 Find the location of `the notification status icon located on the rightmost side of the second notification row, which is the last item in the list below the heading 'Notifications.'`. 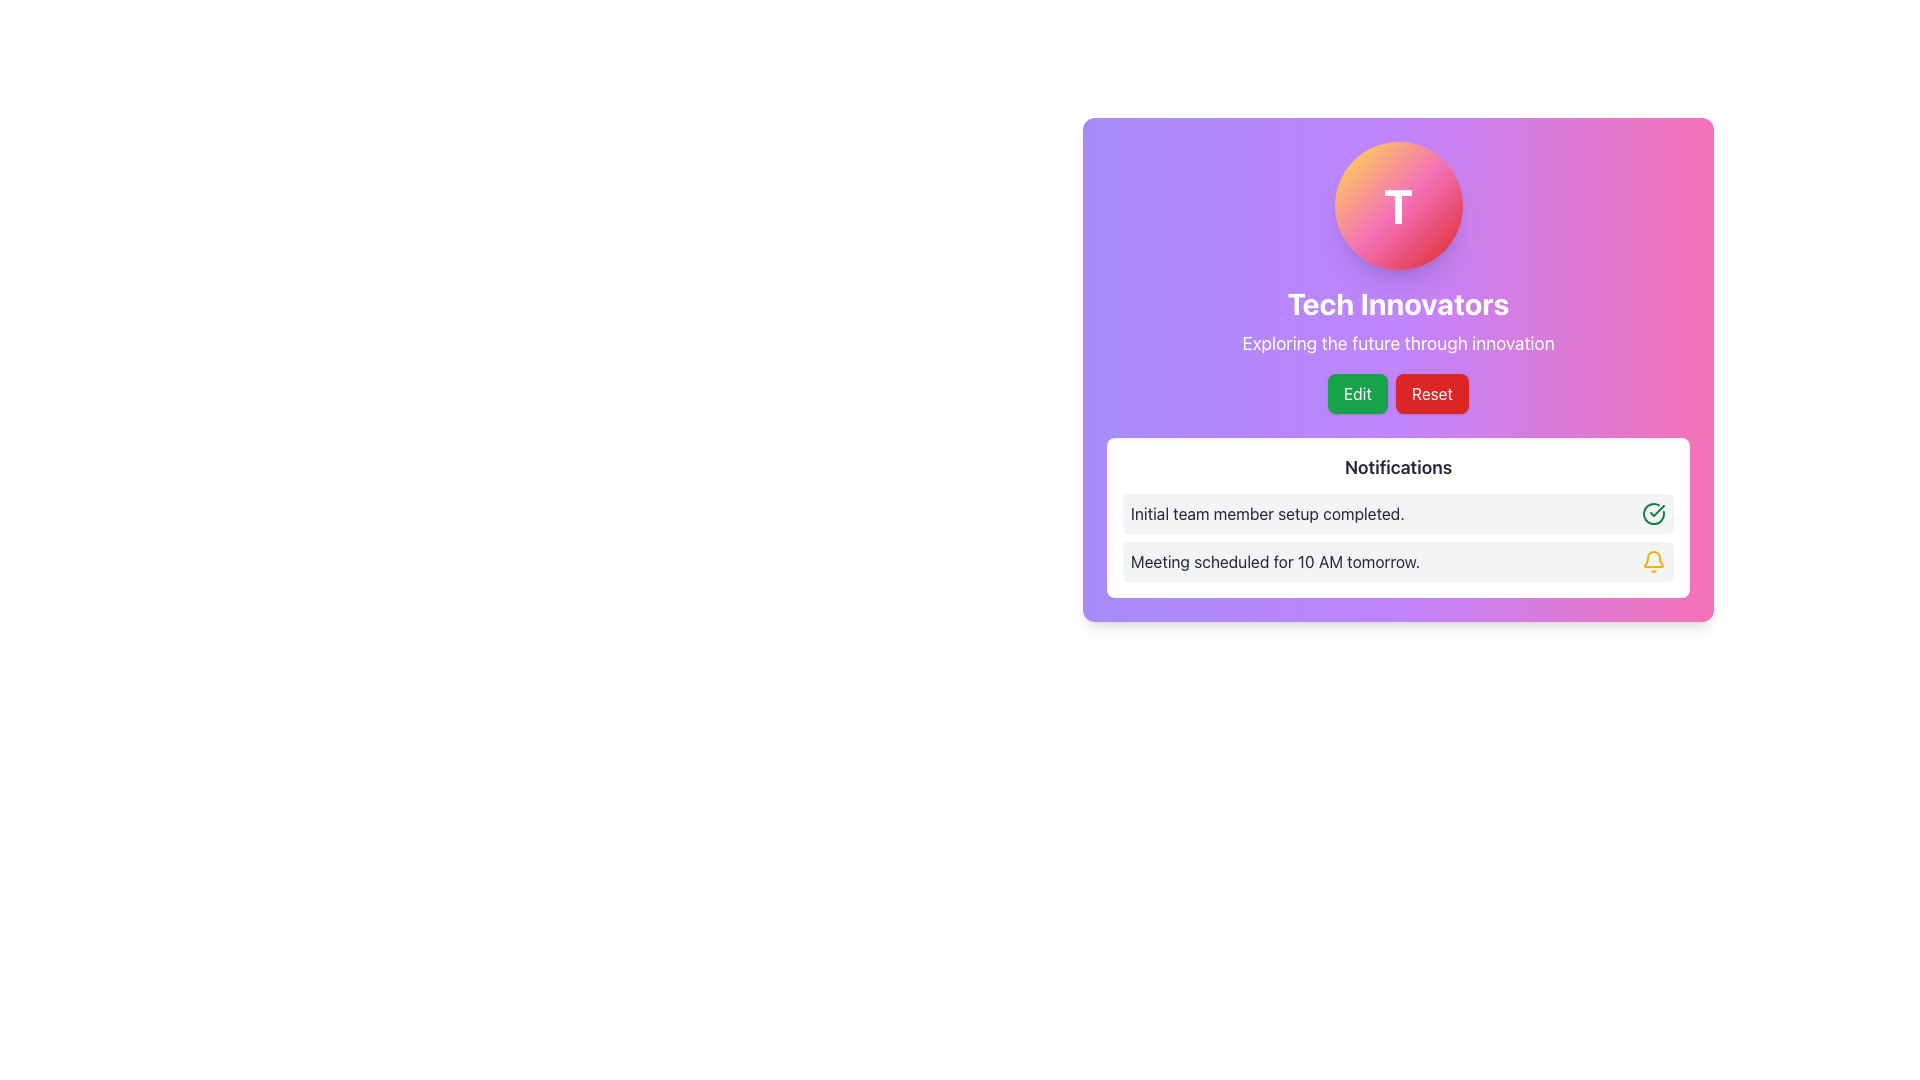

the notification status icon located on the rightmost side of the second notification row, which is the last item in the list below the heading 'Notifications.' is located at coordinates (1654, 559).